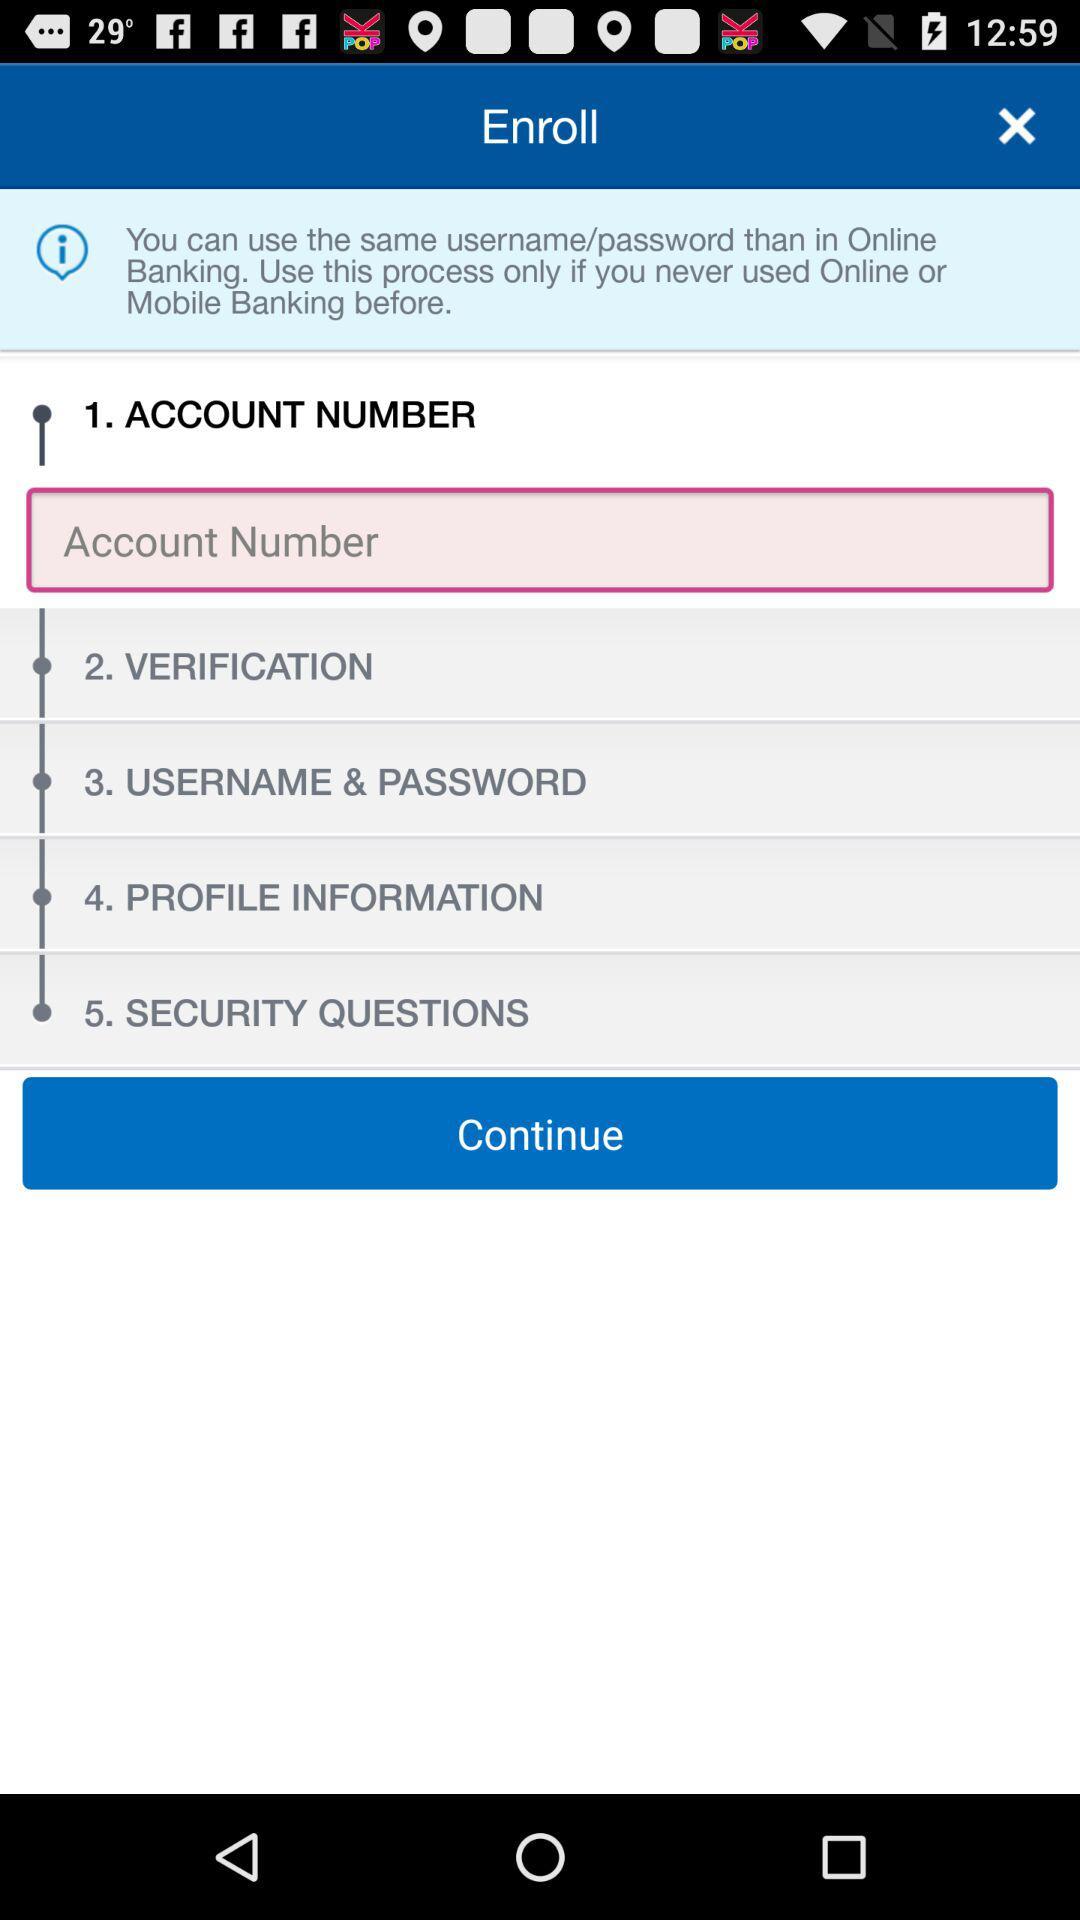 This screenshot has height=1920, width=1080. Describe the element at coordinates (1017, 124) in the screenshot. I see `quit for menu` at that location.